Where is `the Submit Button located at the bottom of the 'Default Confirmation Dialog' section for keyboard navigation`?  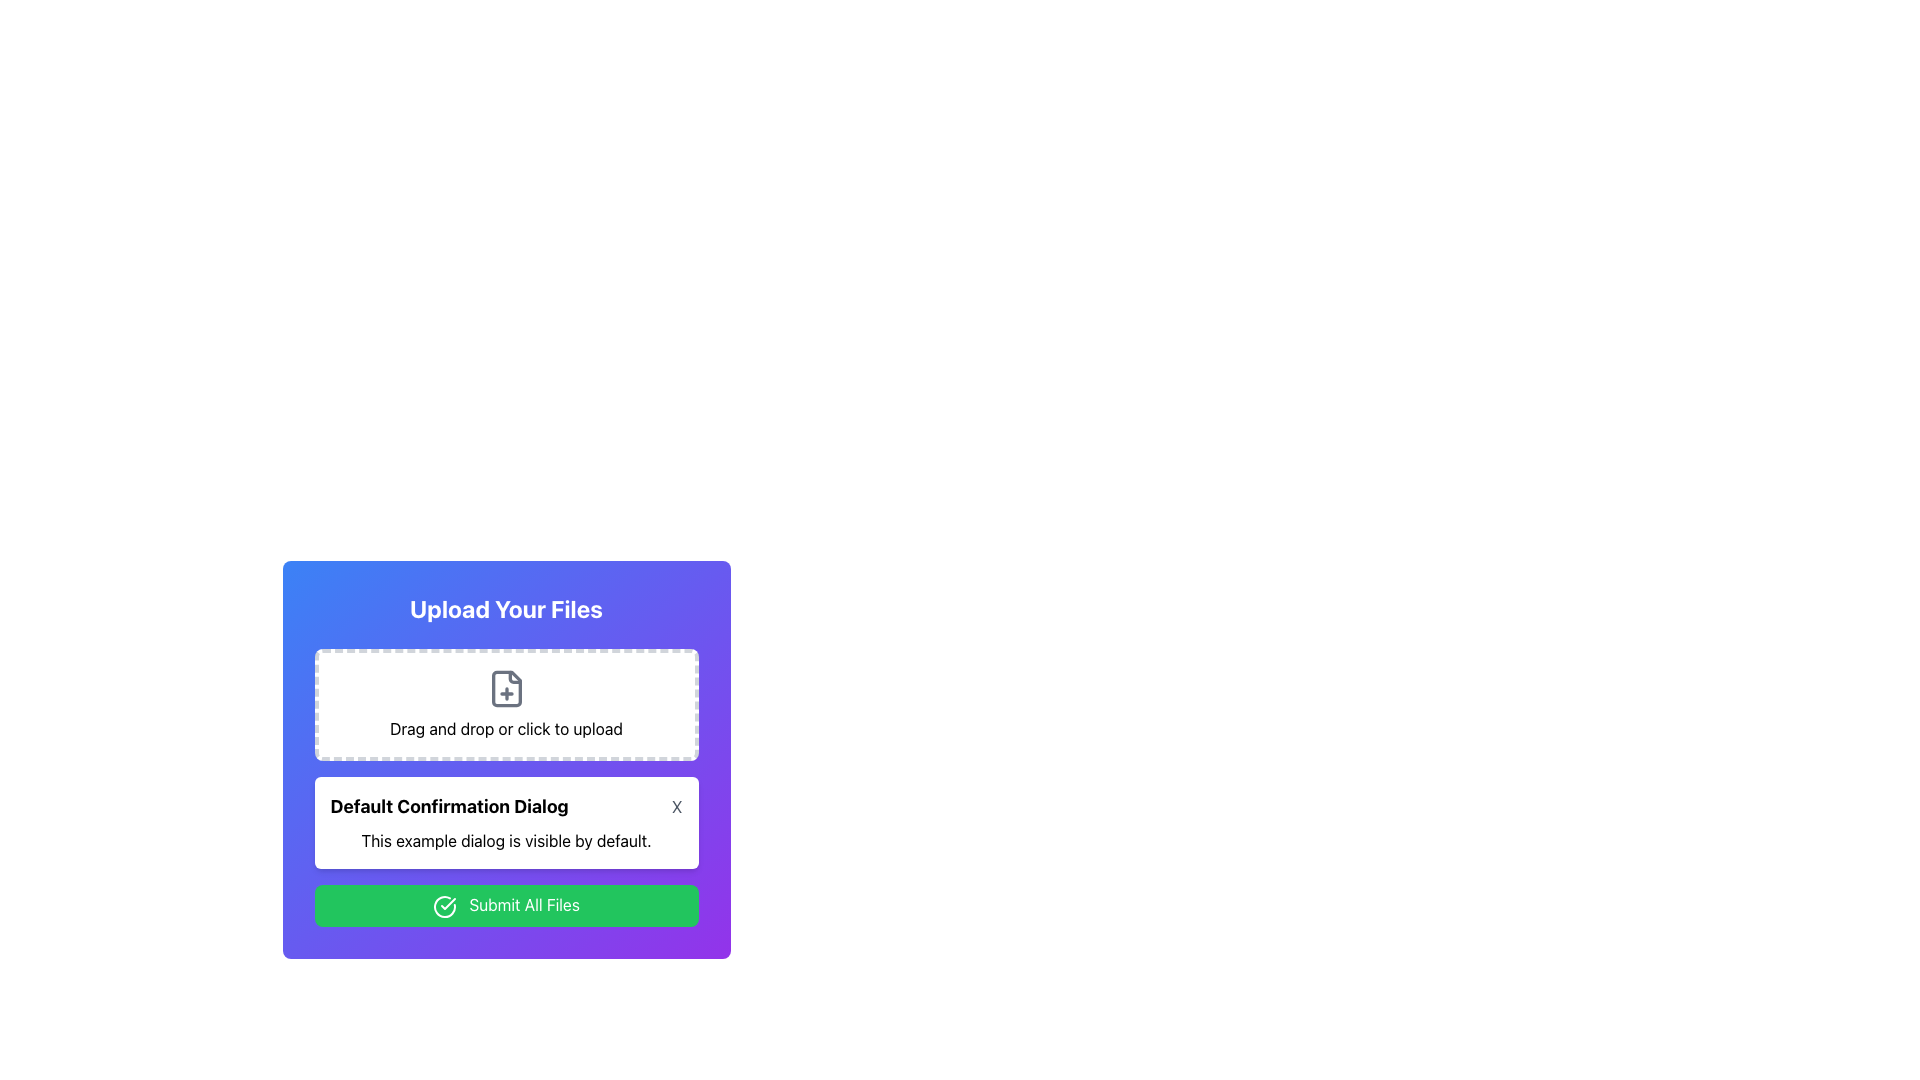 the Submit Button located at the bottom of the 'Default Confirmation Dialog' section for keyboard navigation is located at coordinates (506, 905).